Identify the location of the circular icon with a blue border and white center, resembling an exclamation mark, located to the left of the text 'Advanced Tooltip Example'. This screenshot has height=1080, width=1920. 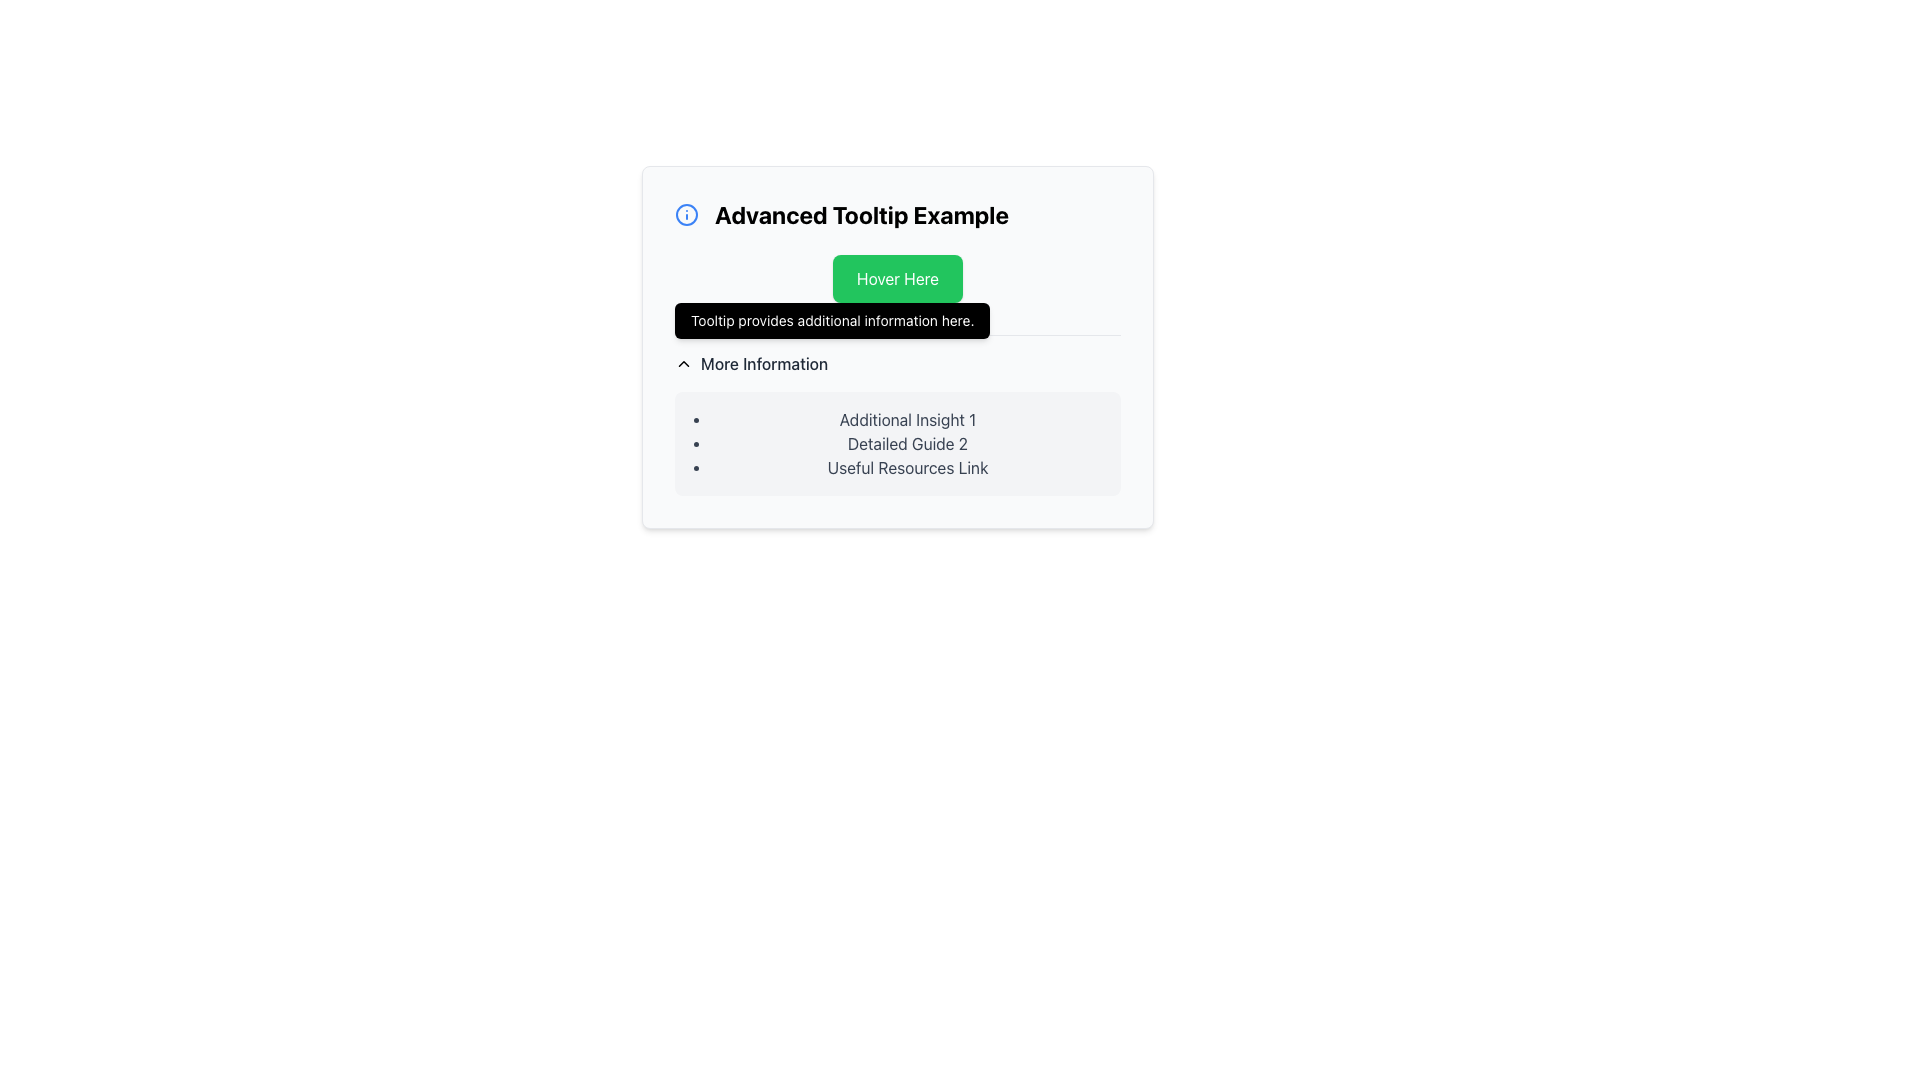
(686, 215).